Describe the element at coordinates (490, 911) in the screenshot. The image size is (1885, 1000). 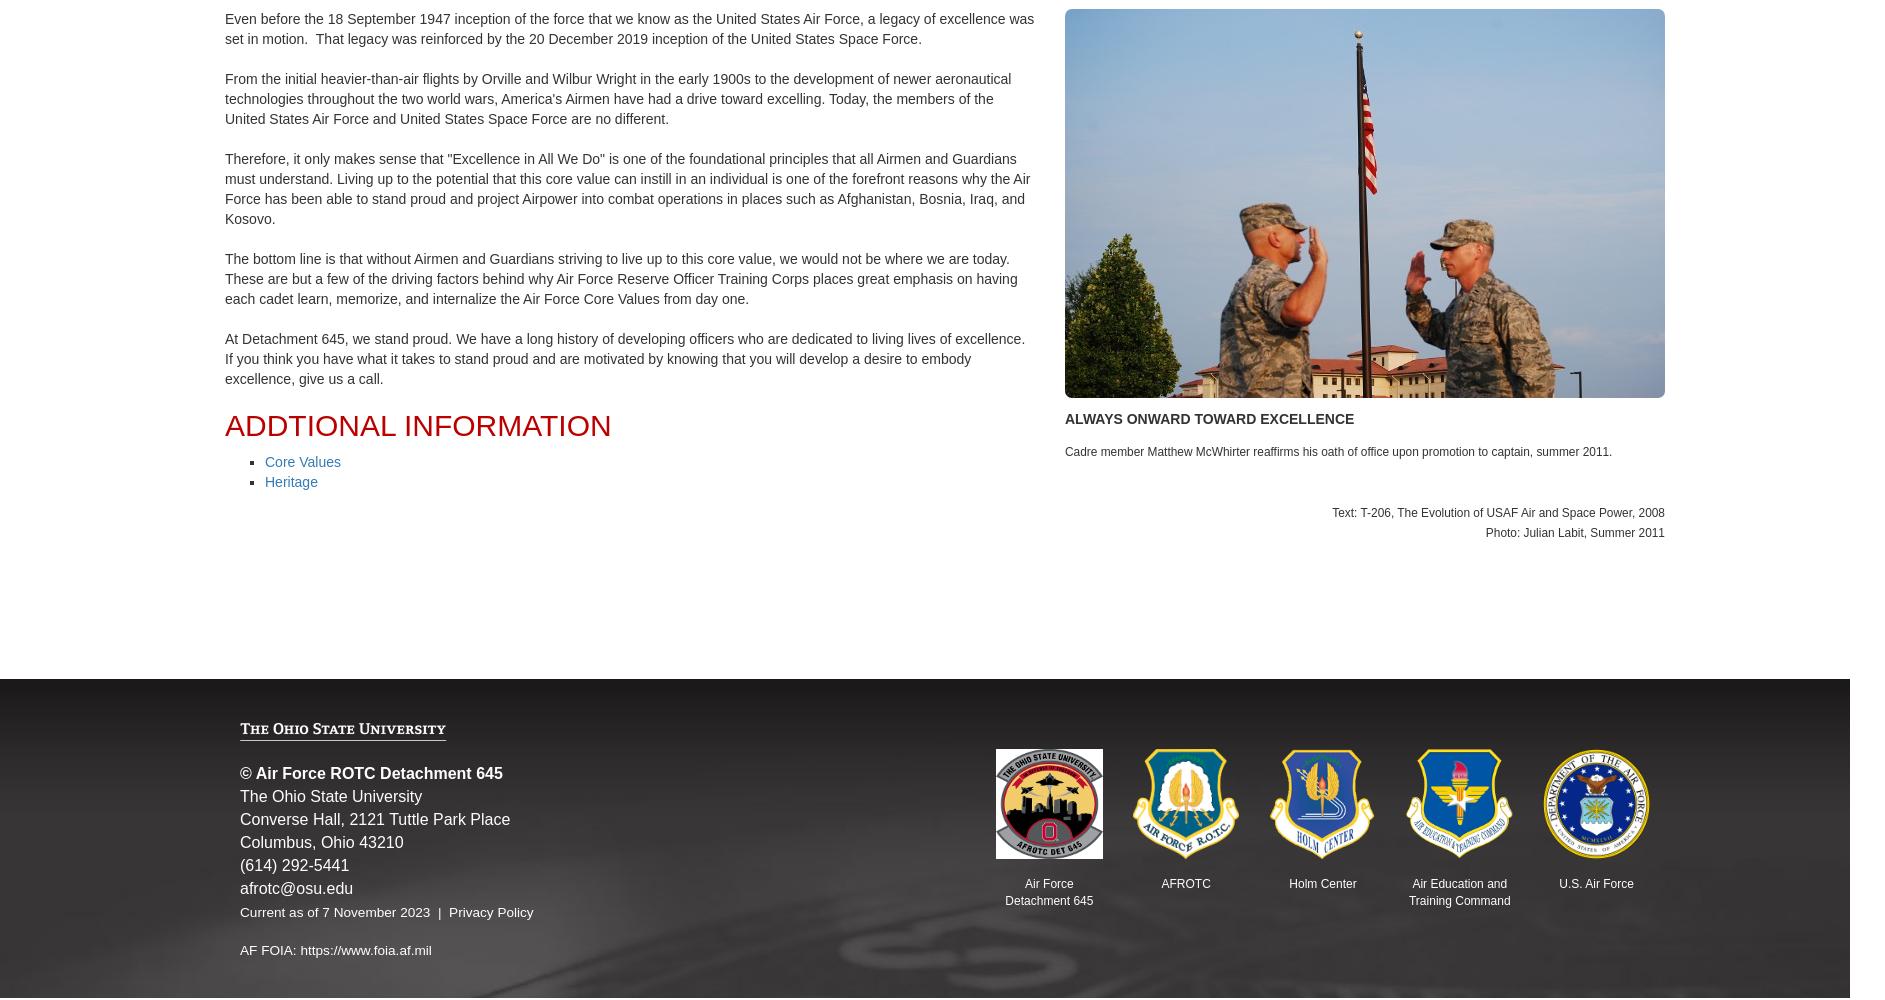
I see `'Privacy Policy'` at that location.